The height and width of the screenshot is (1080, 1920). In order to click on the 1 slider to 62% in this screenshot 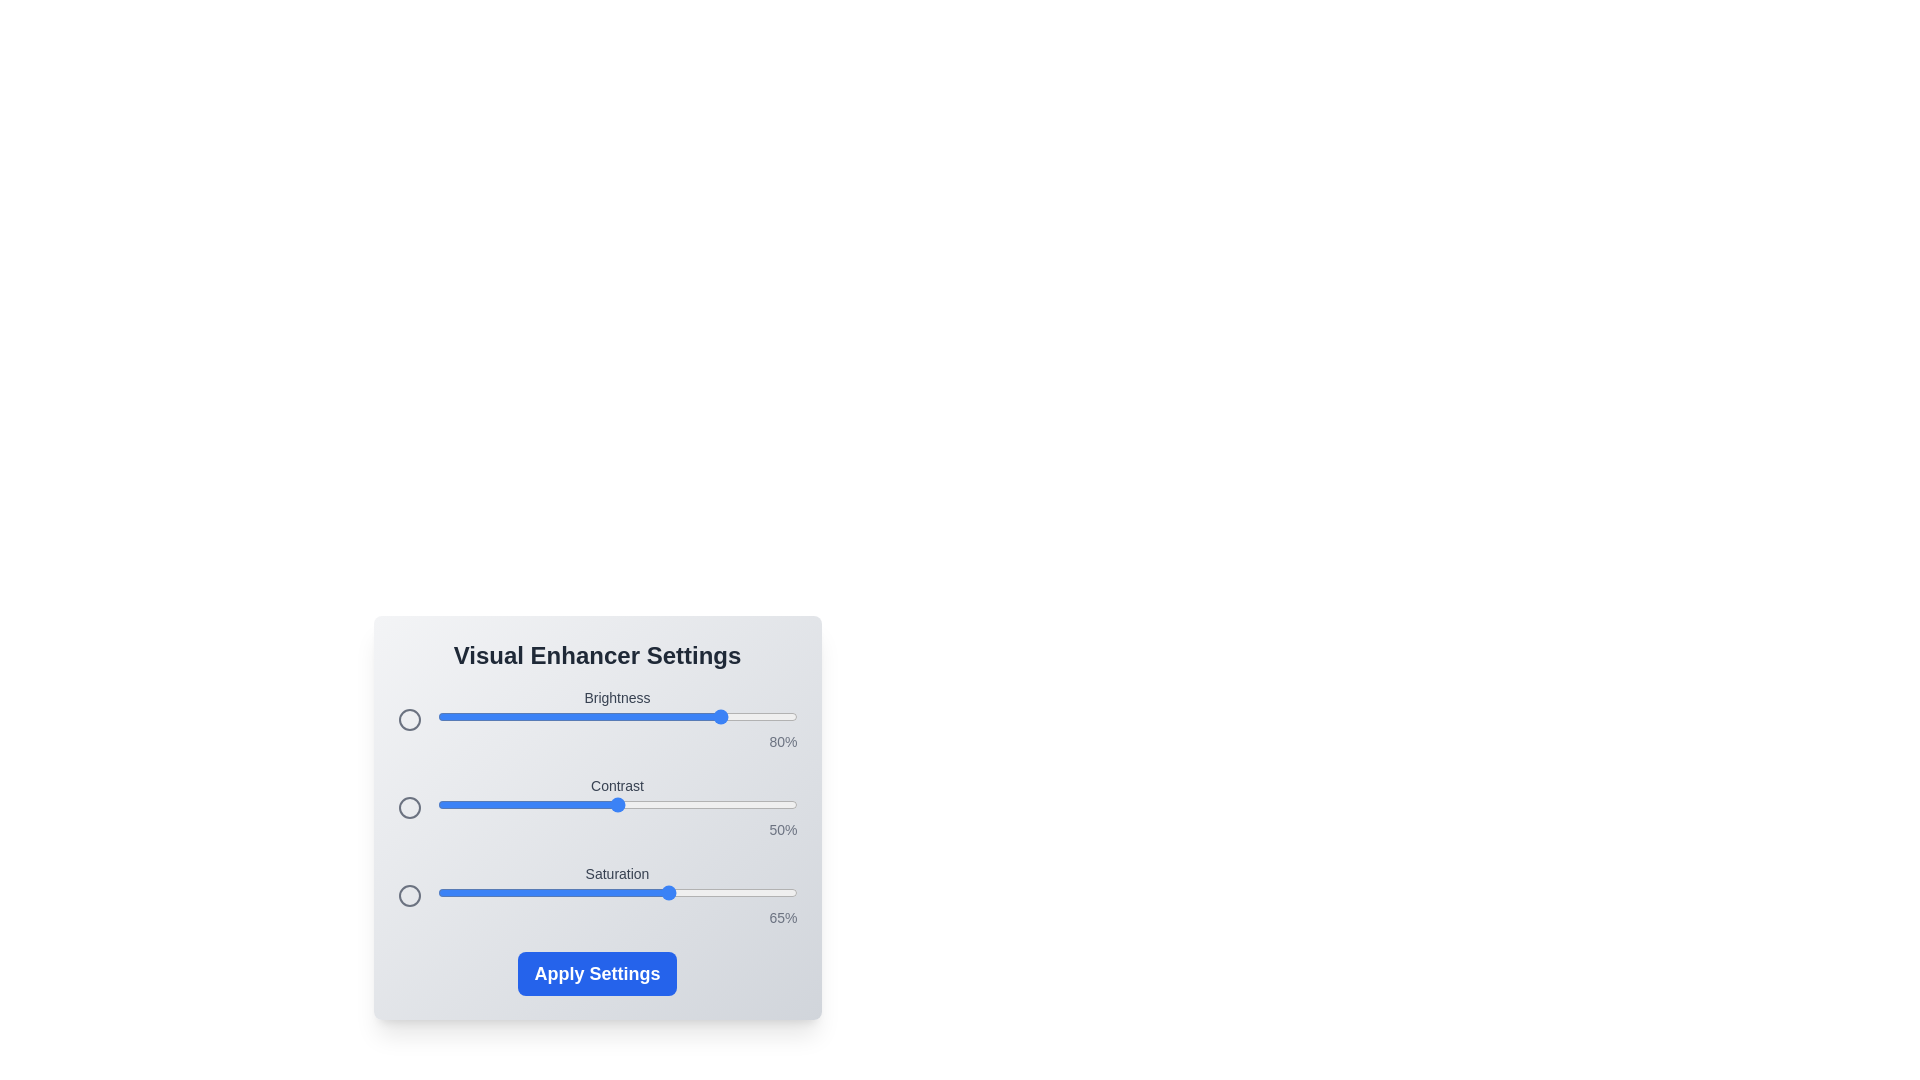, I will do `click(660, 804)`.